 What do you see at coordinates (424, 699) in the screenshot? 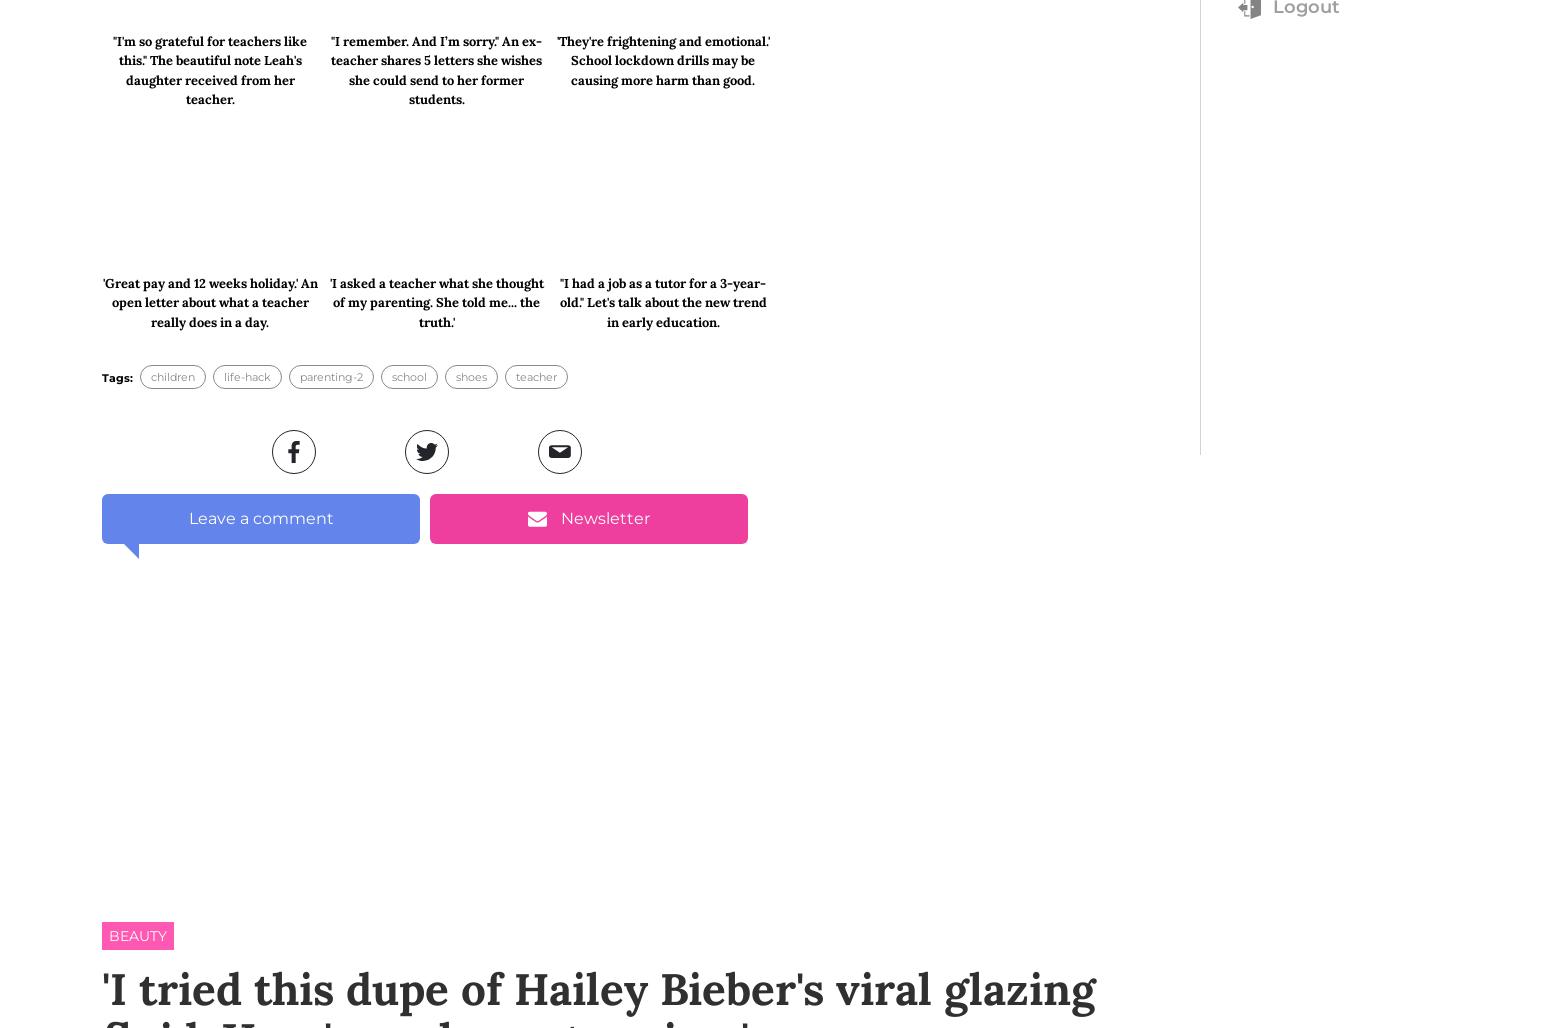
I see `'is an Australian skincare brand (a kickass lady startup, in fact!) of clean, vegan and cruelty-free products, that are focused on using the highest quality ingredients.'` at bounding box center [424, 699].